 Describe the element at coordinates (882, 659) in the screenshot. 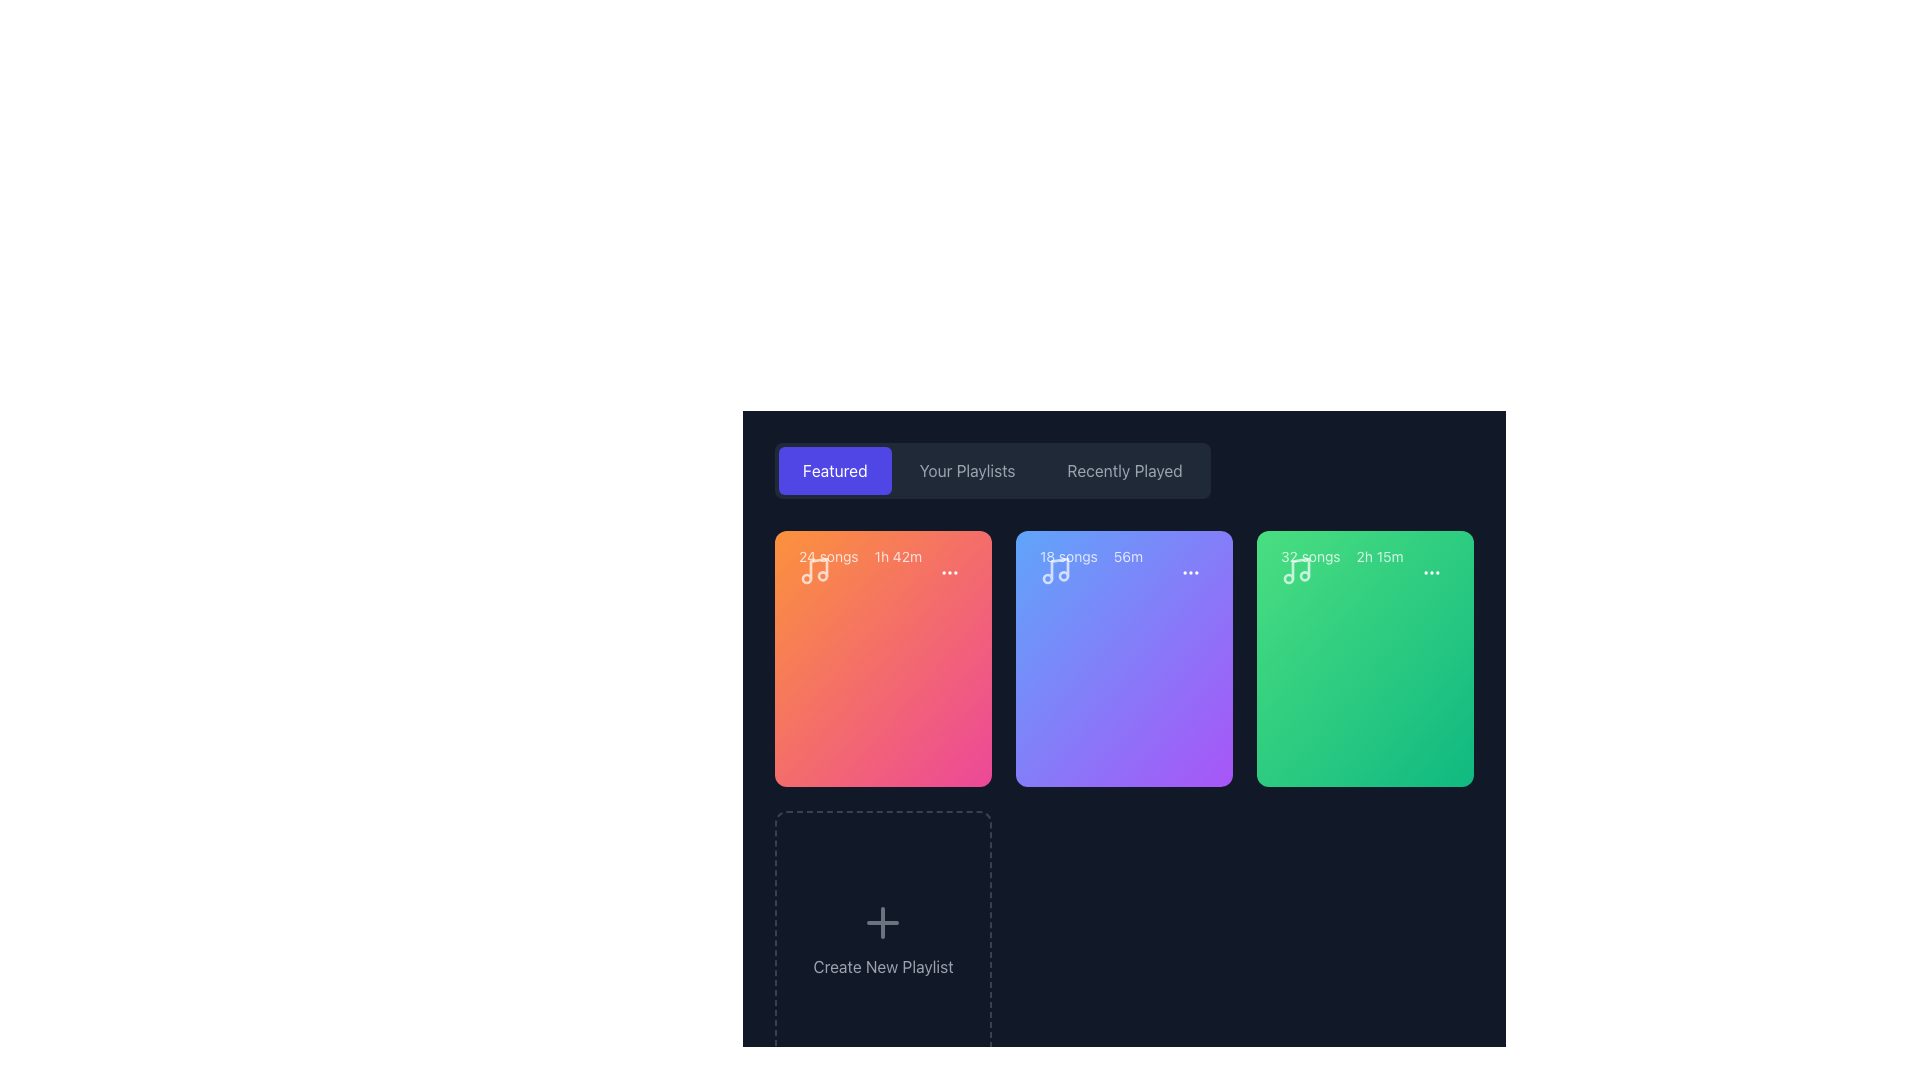

I see `the playlist card located at the top-left side of the grid layout` at that location.